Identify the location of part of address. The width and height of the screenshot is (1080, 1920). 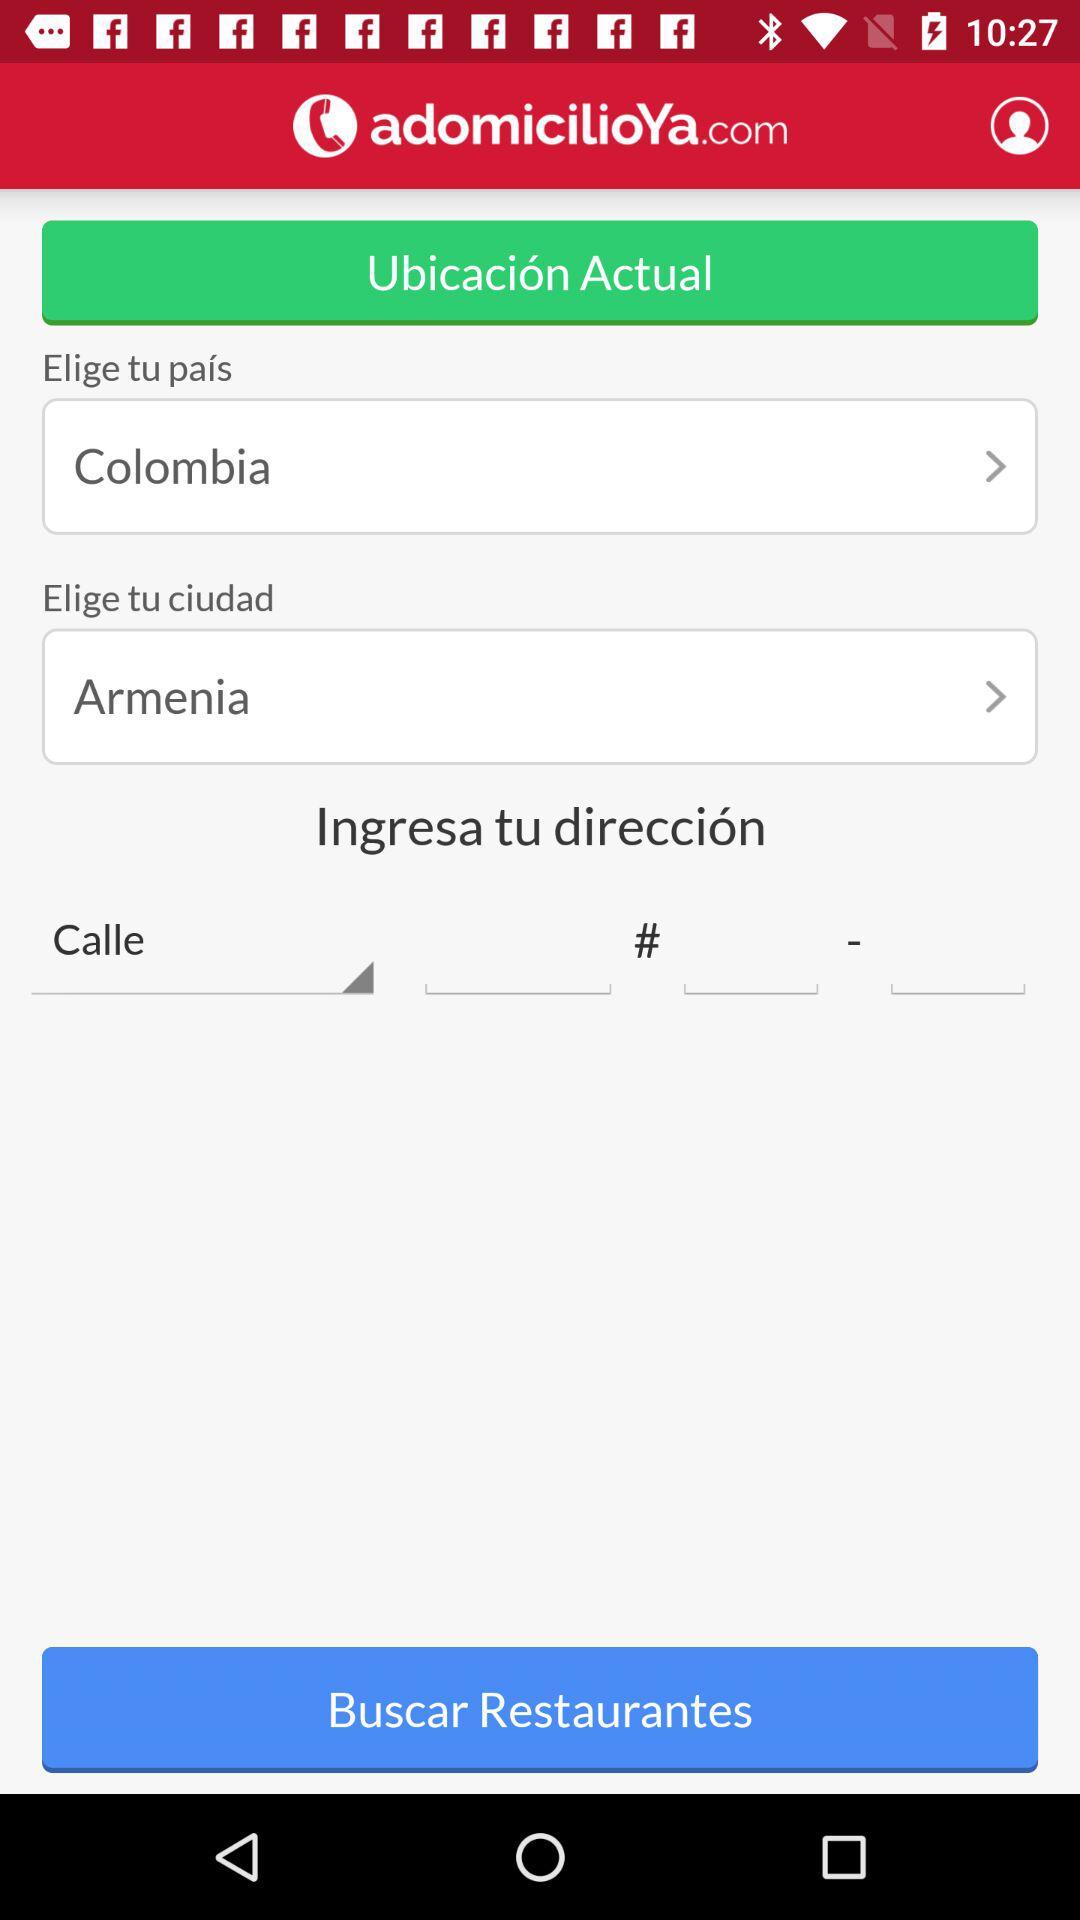
(751, 939).